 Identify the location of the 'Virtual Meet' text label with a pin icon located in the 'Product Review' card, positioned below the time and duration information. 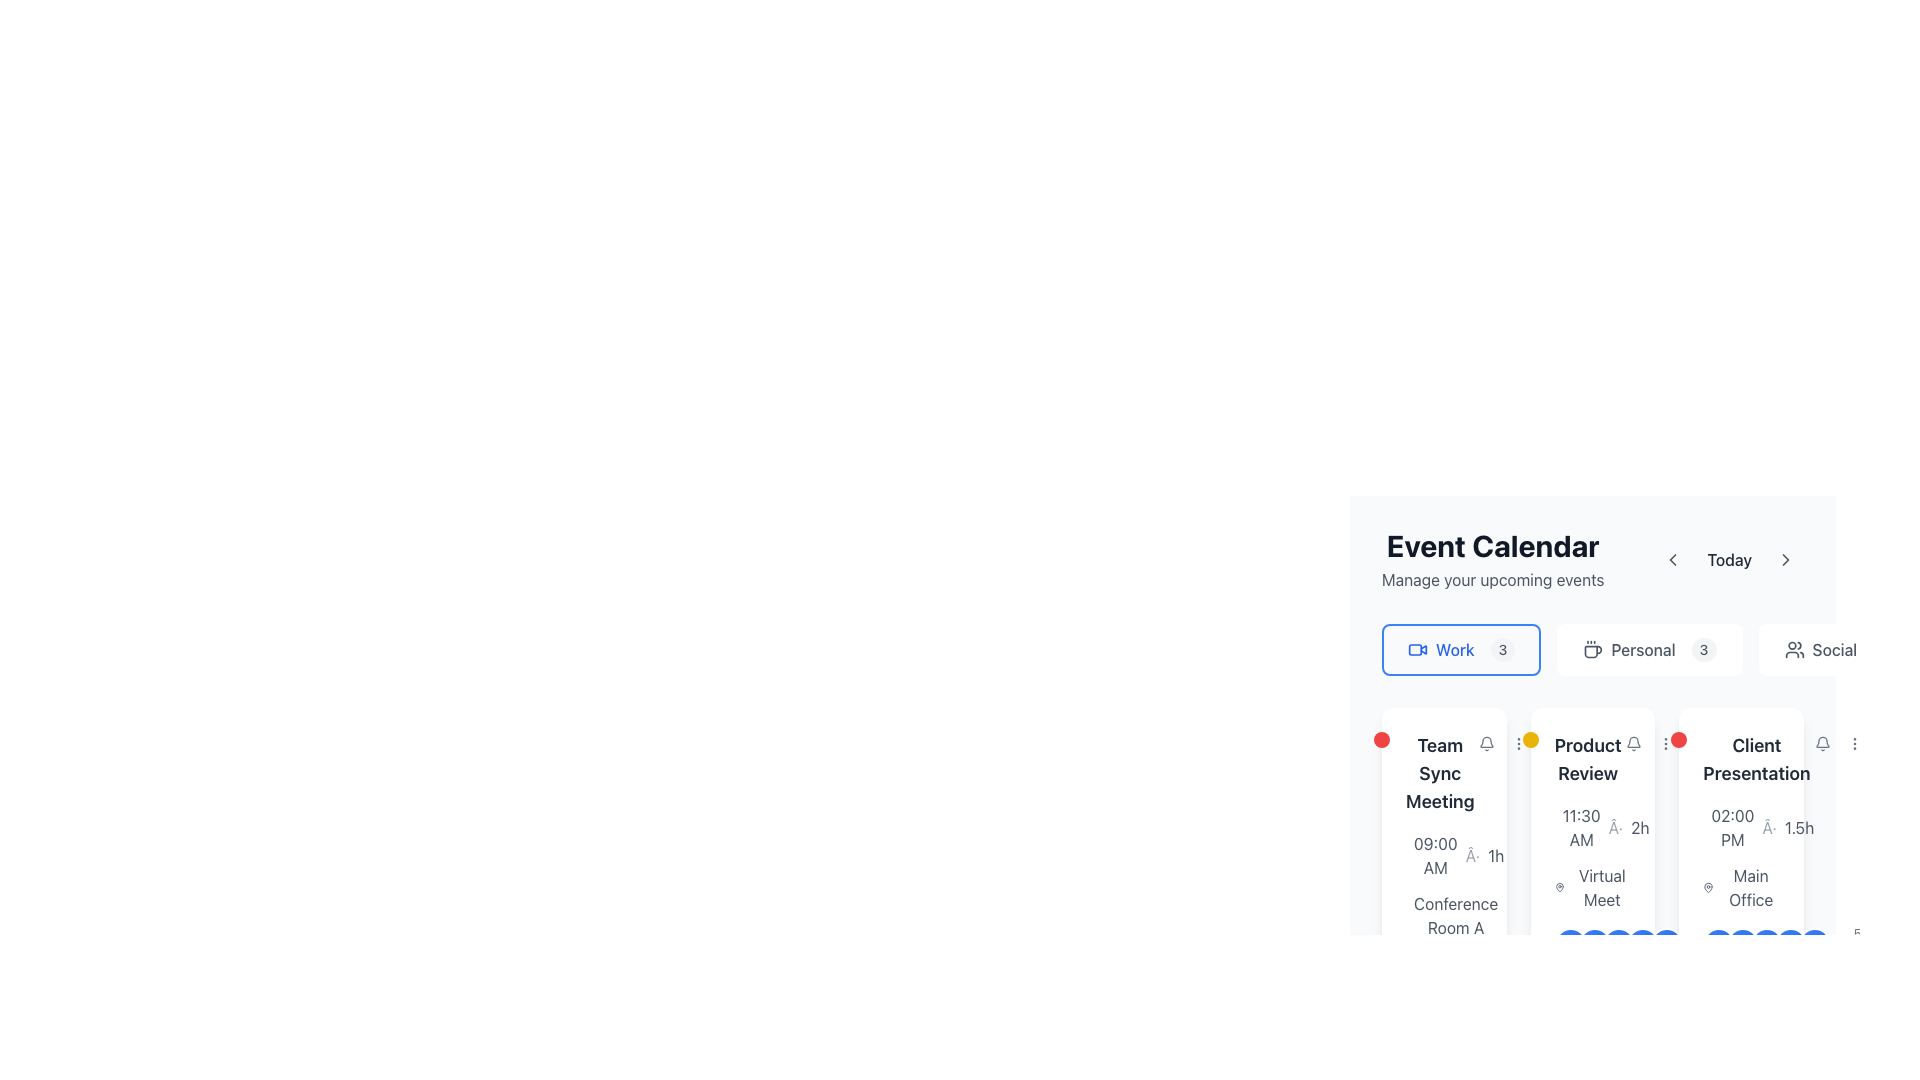
(1592, 886).